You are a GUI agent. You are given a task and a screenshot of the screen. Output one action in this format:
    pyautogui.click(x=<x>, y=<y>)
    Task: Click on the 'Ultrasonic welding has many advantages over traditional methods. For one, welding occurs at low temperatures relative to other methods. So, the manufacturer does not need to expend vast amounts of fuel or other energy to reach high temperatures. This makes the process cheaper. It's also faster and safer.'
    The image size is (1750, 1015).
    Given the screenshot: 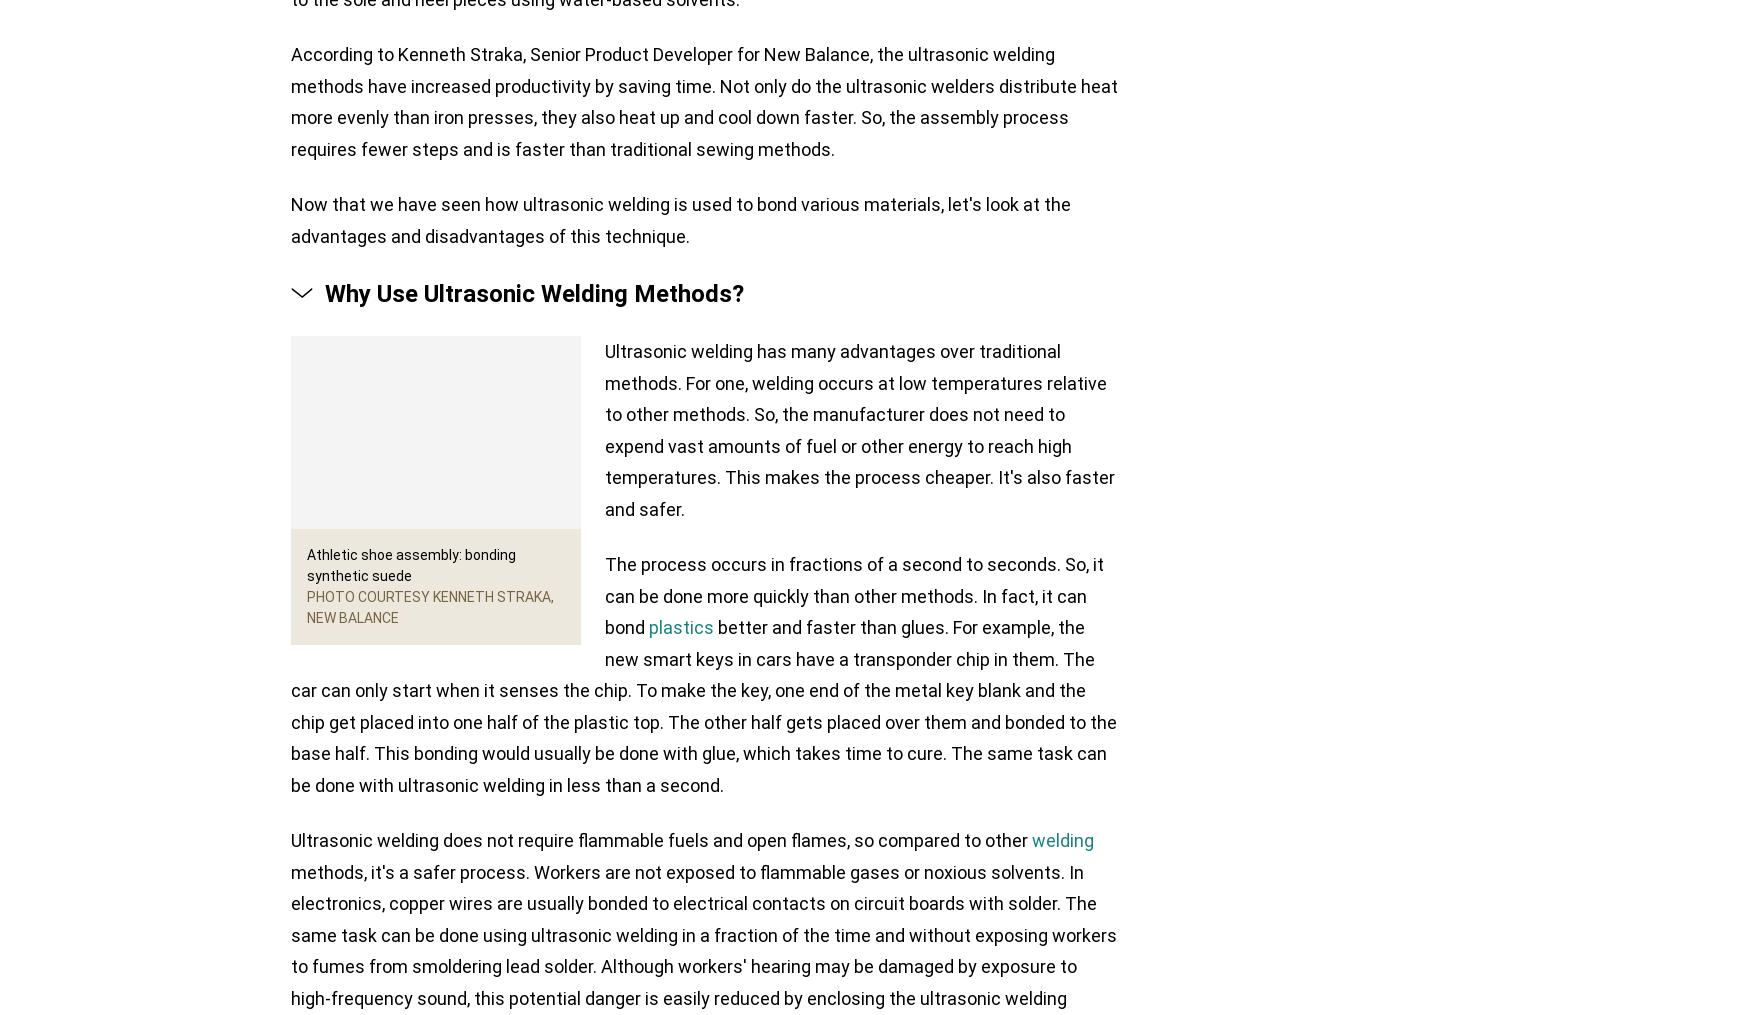 What is the action you would take?
    pyautogui.click(x=859, y=429)
    